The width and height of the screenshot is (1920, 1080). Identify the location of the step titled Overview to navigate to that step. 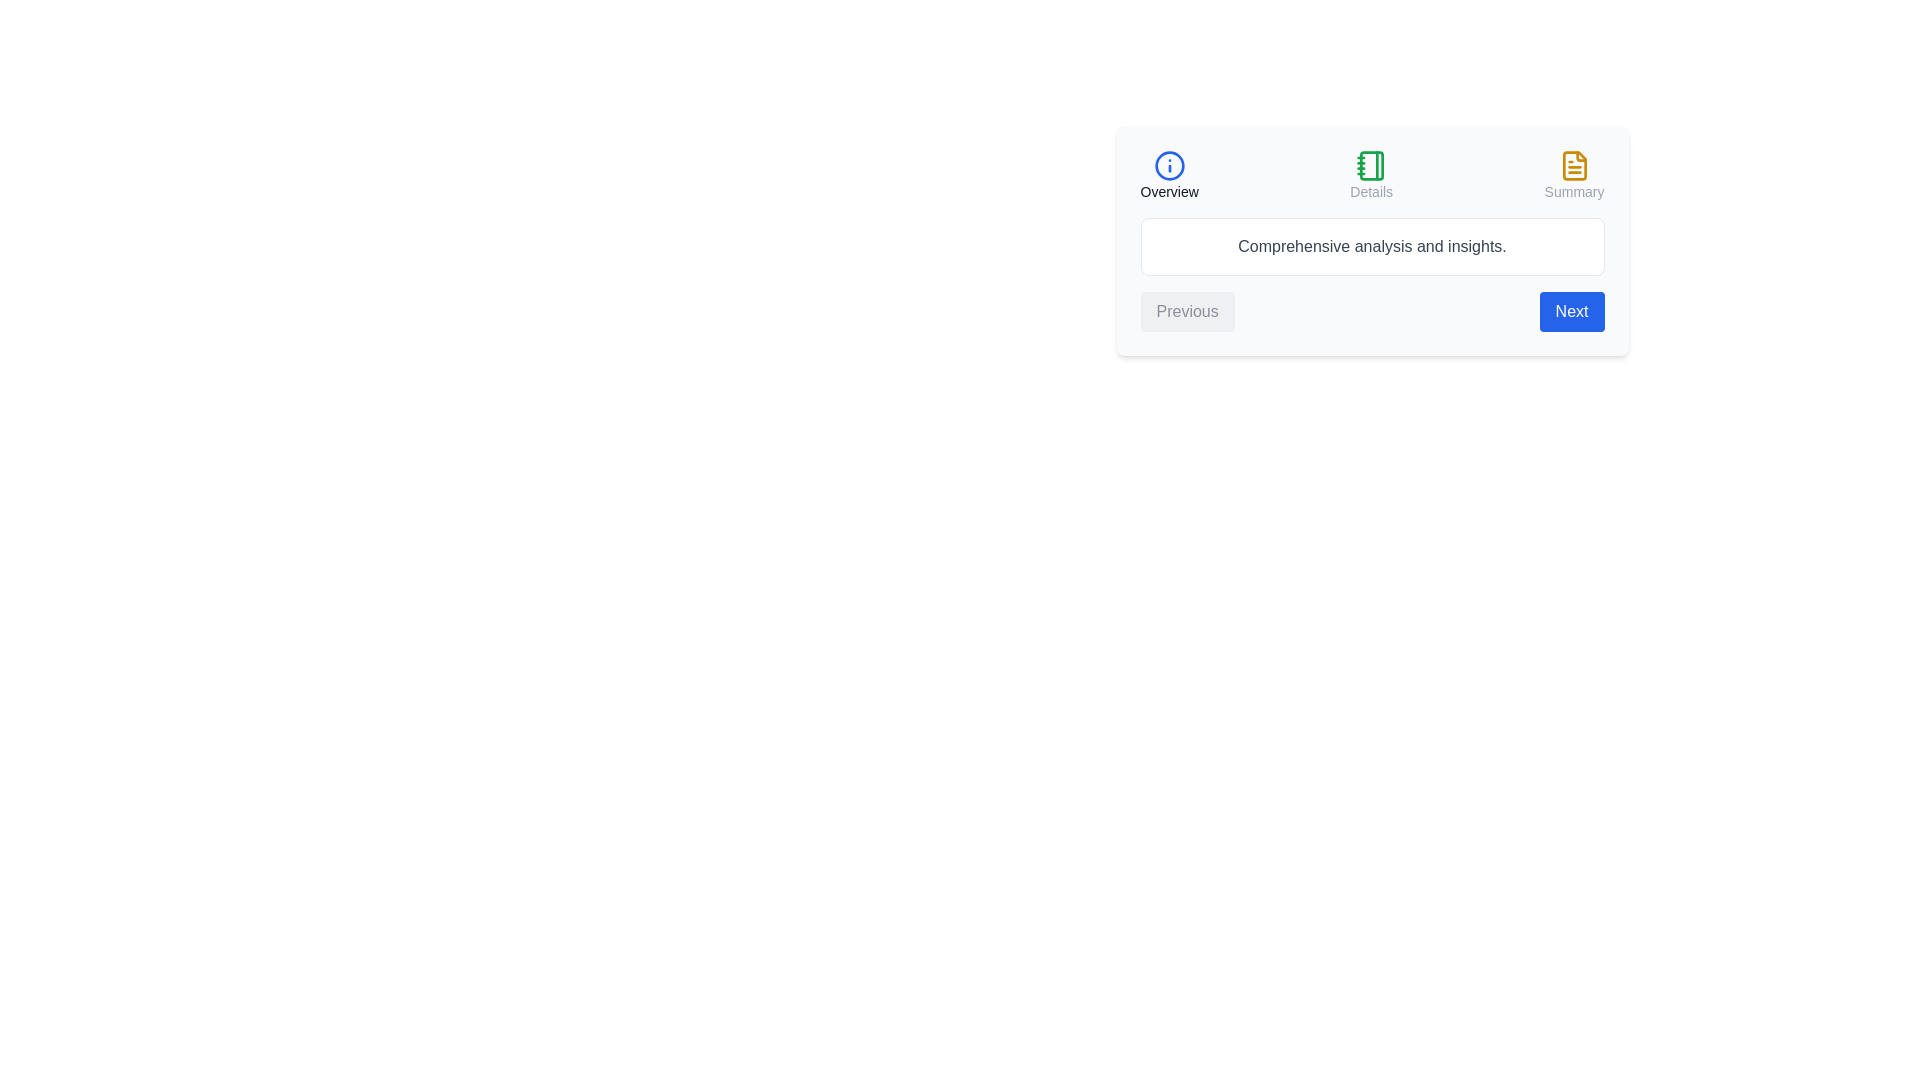
(1169, 175).